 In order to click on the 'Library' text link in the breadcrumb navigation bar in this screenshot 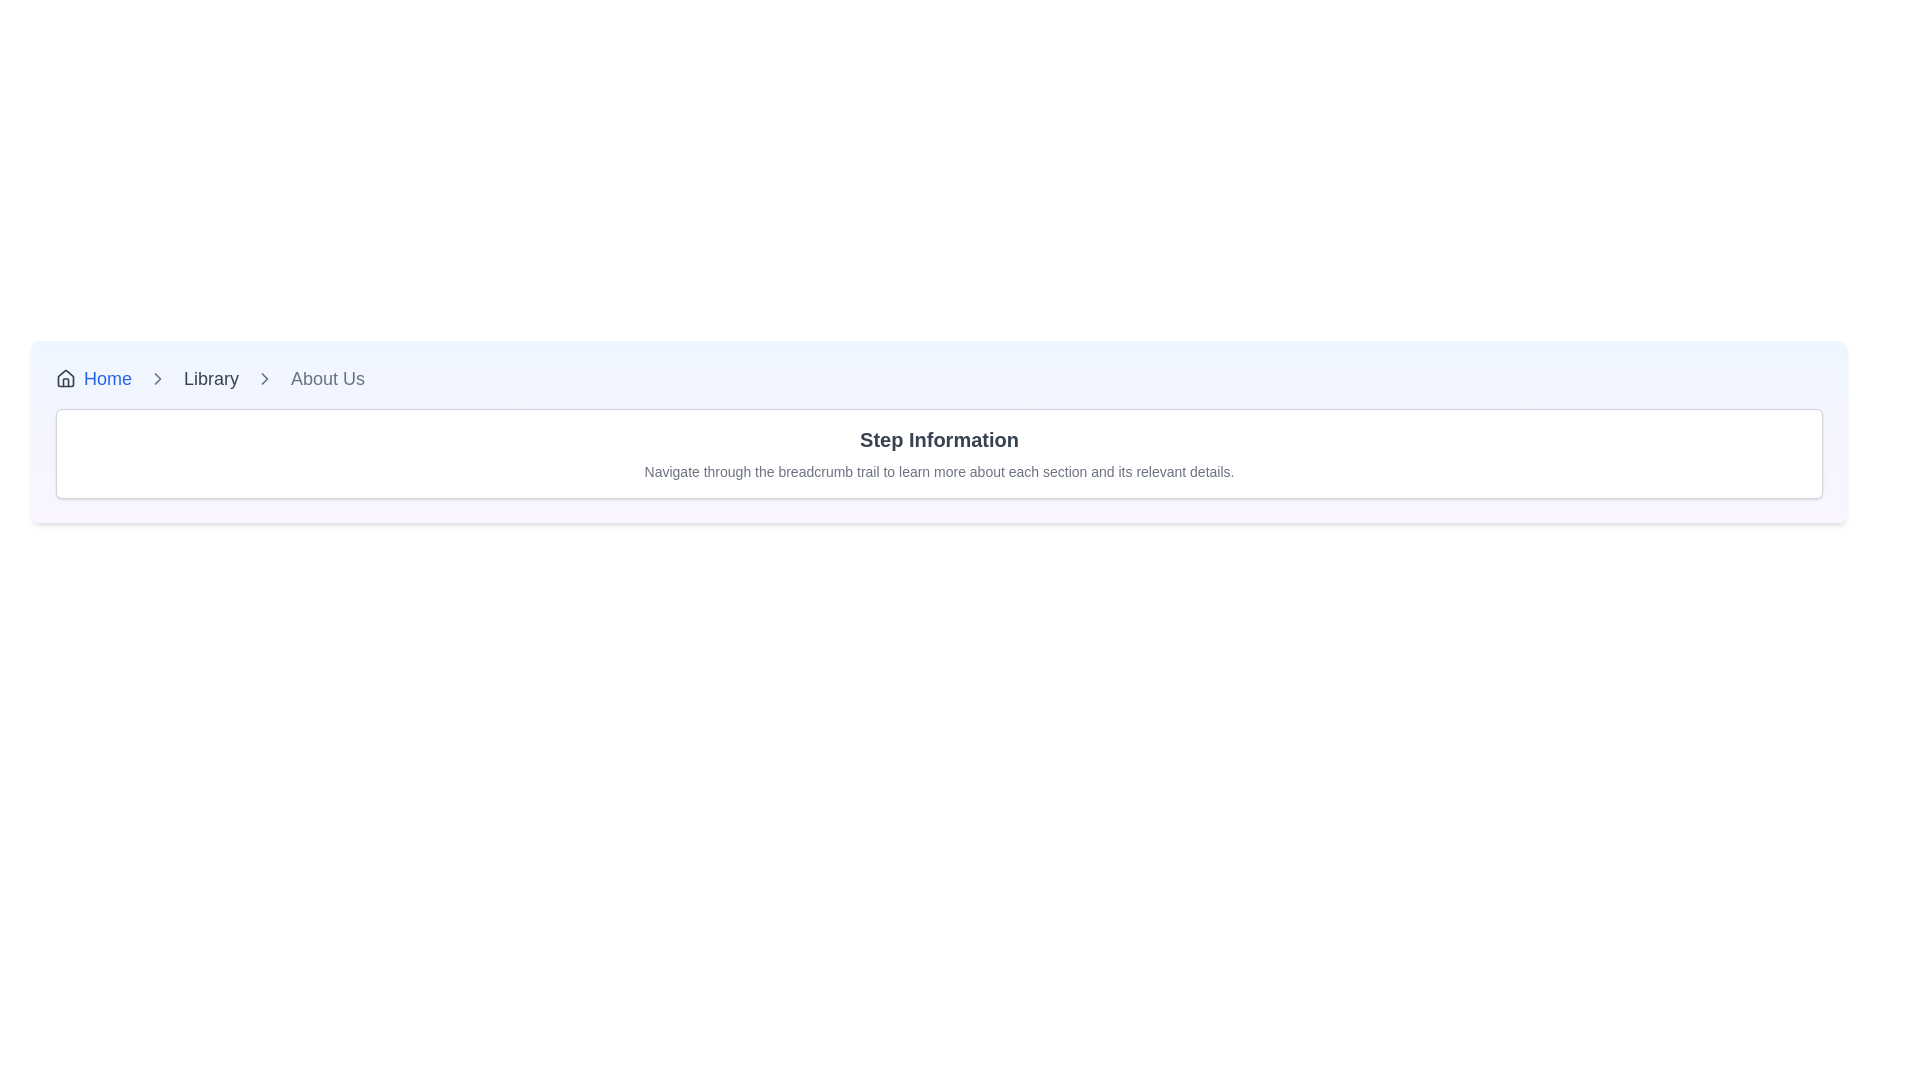, I will do `click(211, 378)`.